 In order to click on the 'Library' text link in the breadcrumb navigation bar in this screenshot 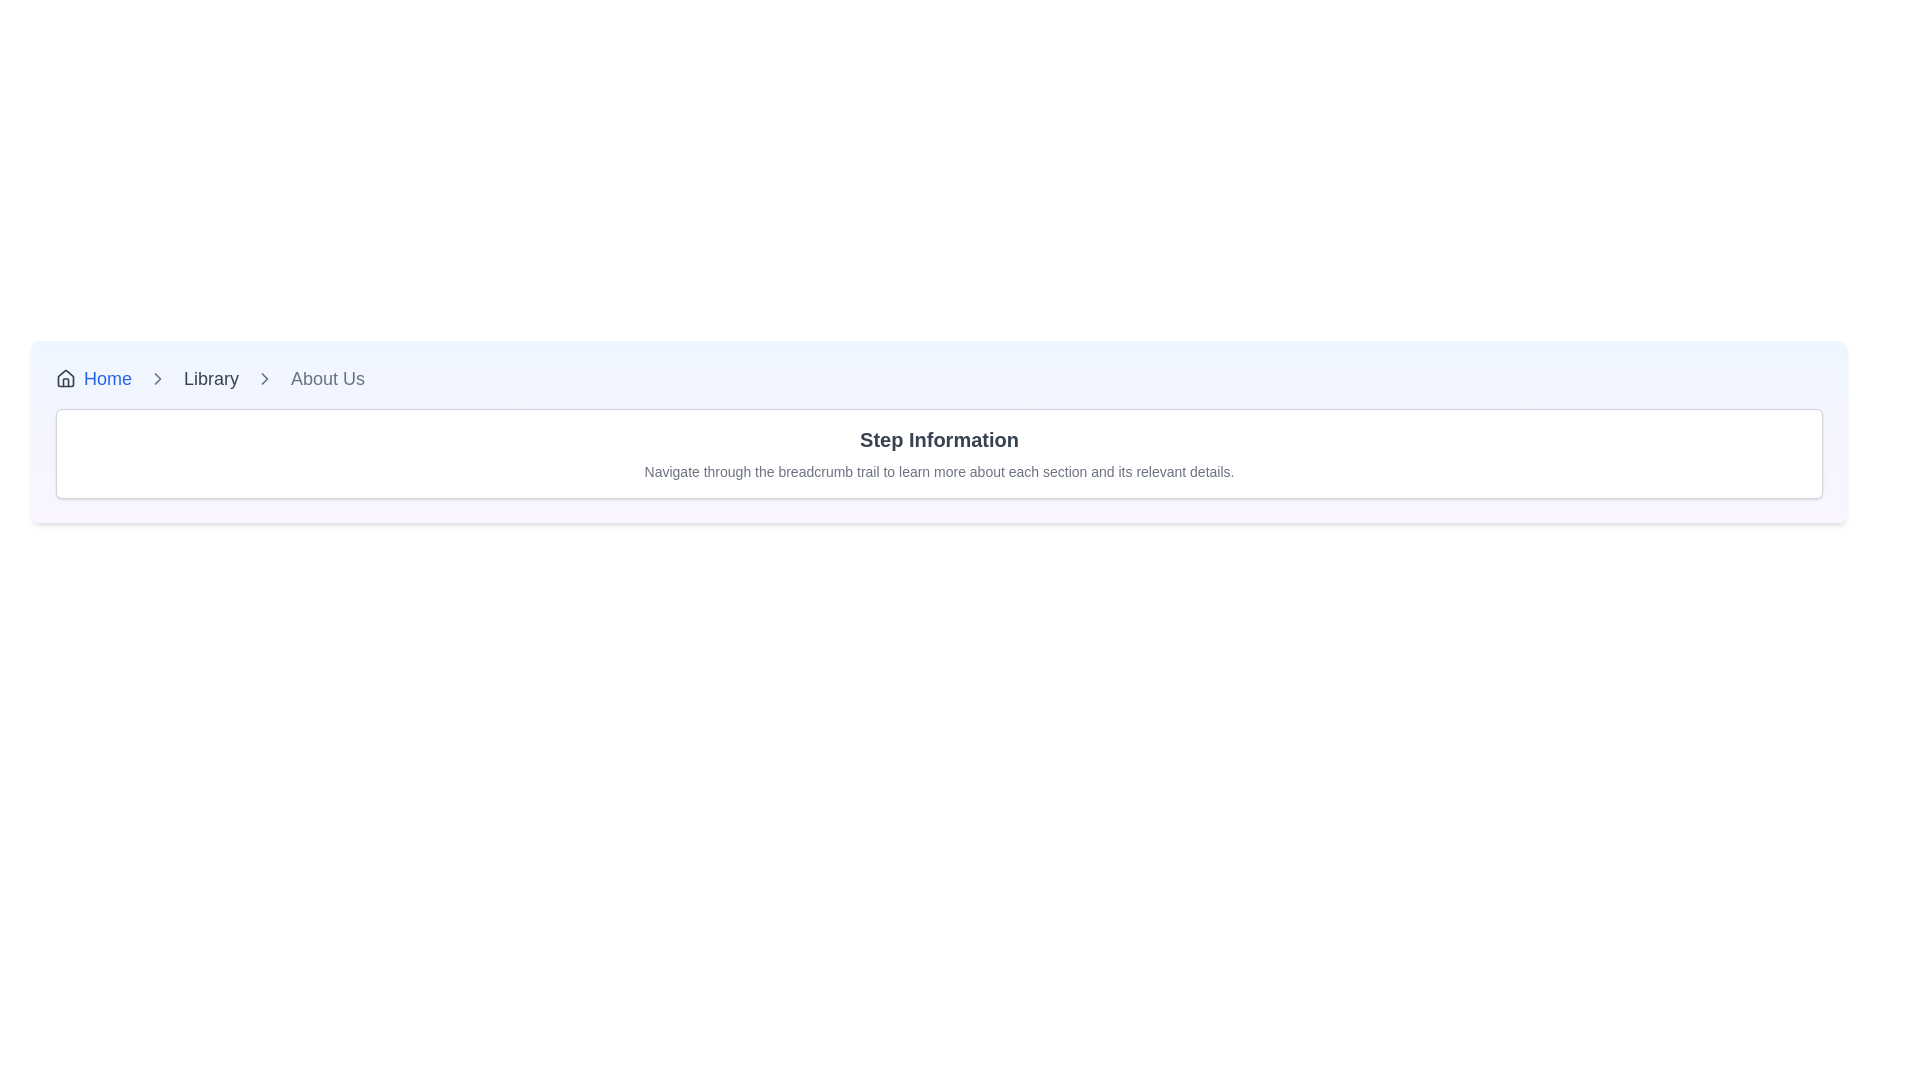, I will do `click(211, 378)`.